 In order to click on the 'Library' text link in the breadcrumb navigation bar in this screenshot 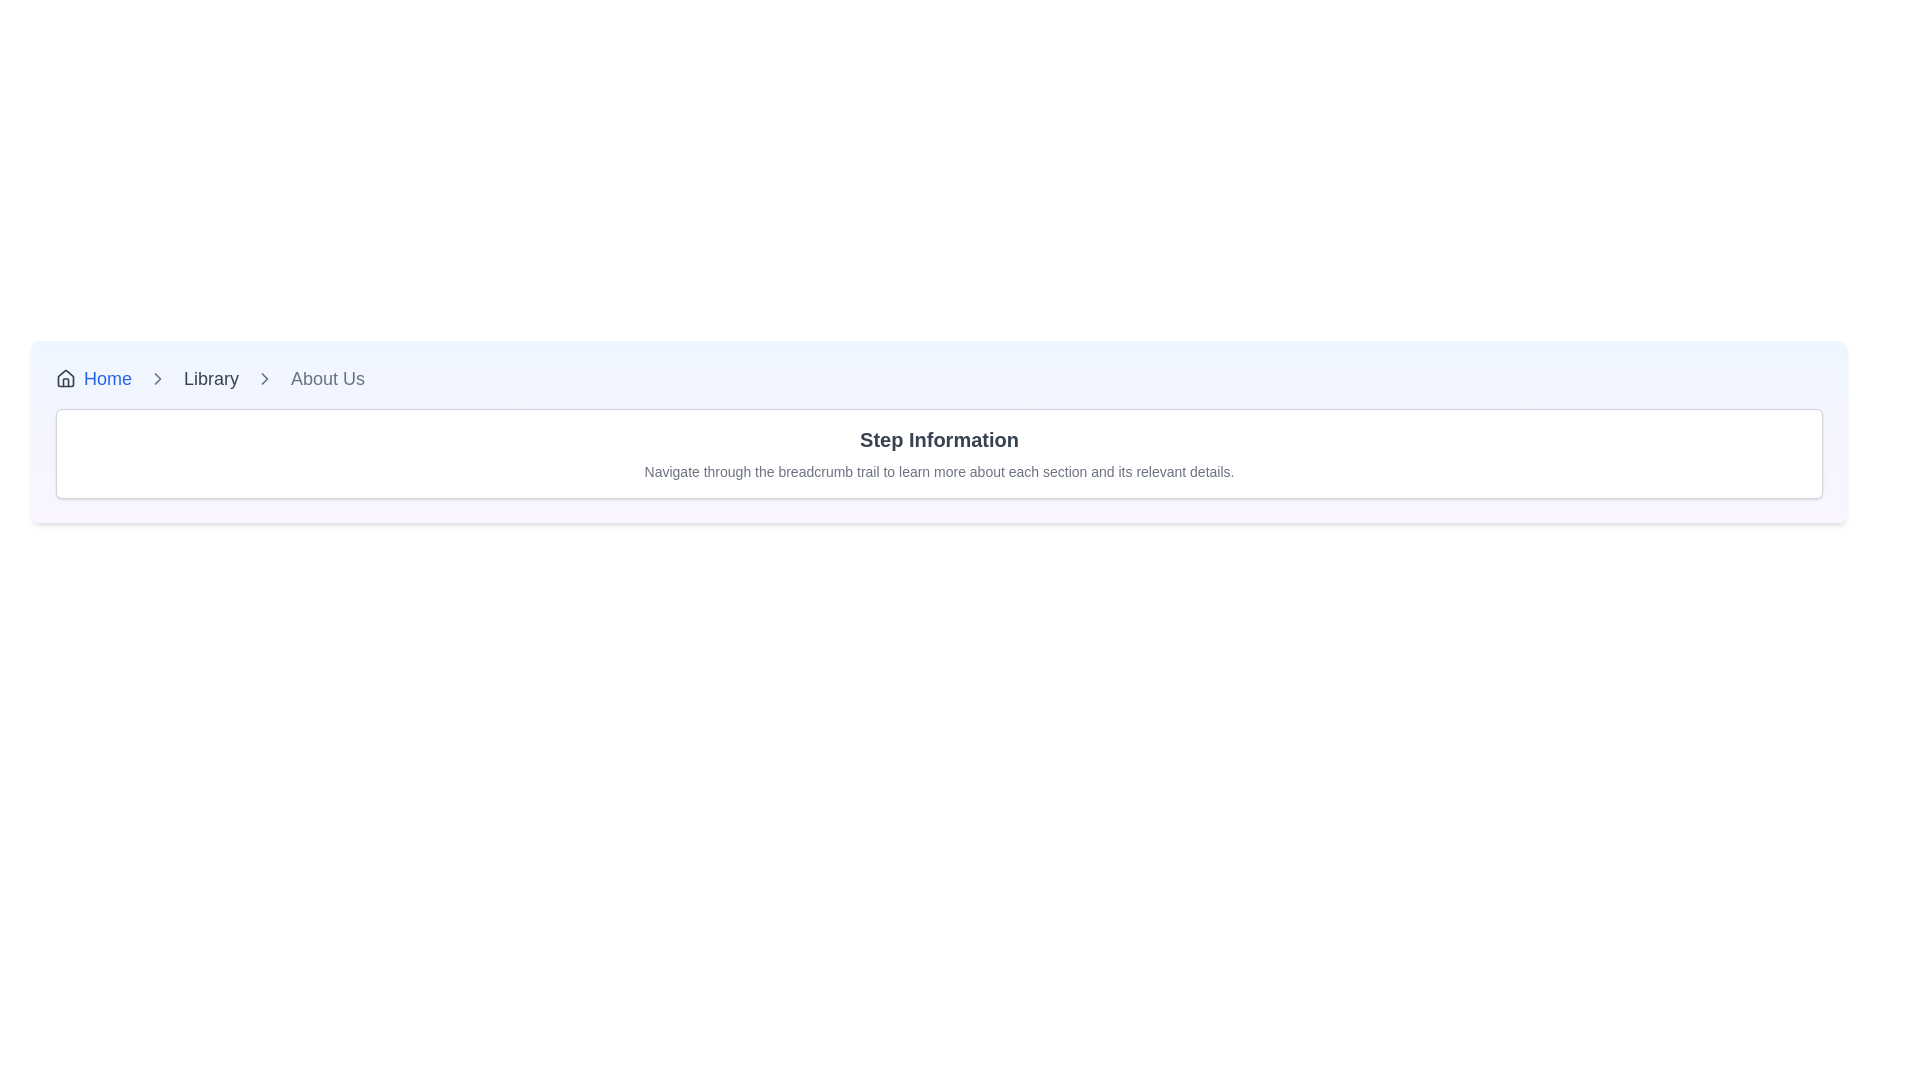, I will do `click(211, 378)`.